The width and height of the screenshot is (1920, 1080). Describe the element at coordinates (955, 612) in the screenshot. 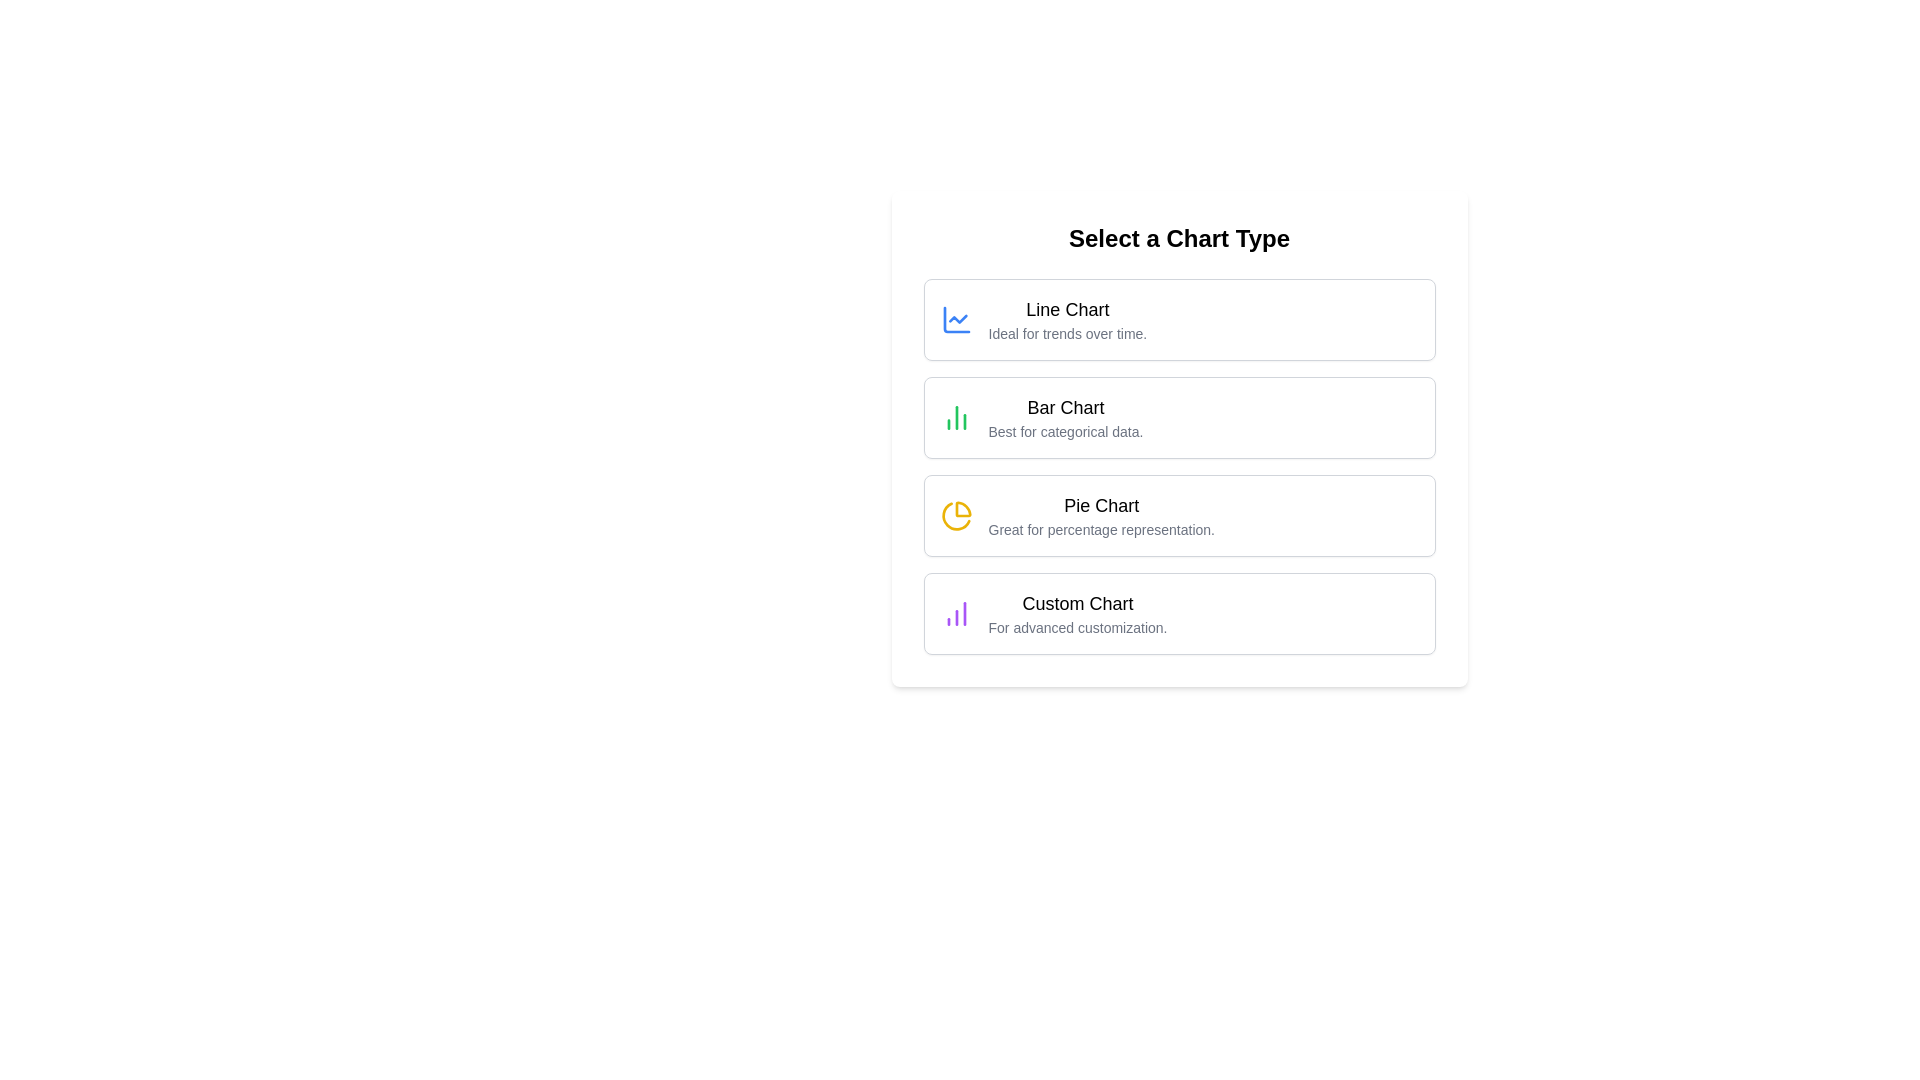

I see `the 'Custom Chart' icon located within the bottom card labeled 'Custom Chart For advanced customization', which is positioned to the left of the accompanying text` at that location.